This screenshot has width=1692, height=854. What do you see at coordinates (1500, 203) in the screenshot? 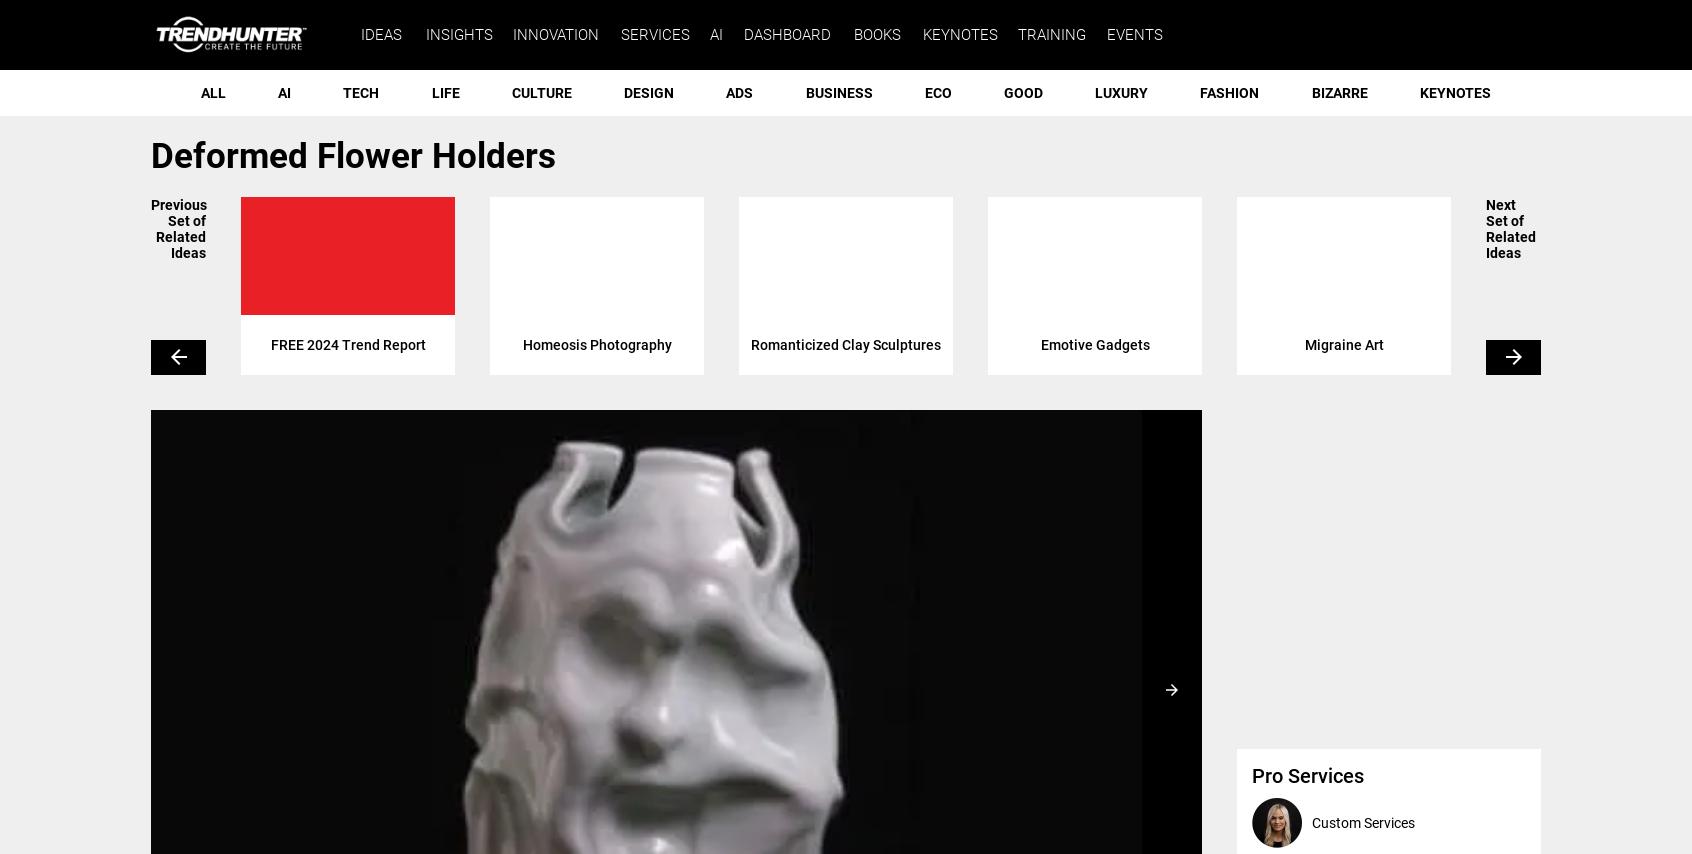
I see `'Next'` at bounding box center [1500, 203].